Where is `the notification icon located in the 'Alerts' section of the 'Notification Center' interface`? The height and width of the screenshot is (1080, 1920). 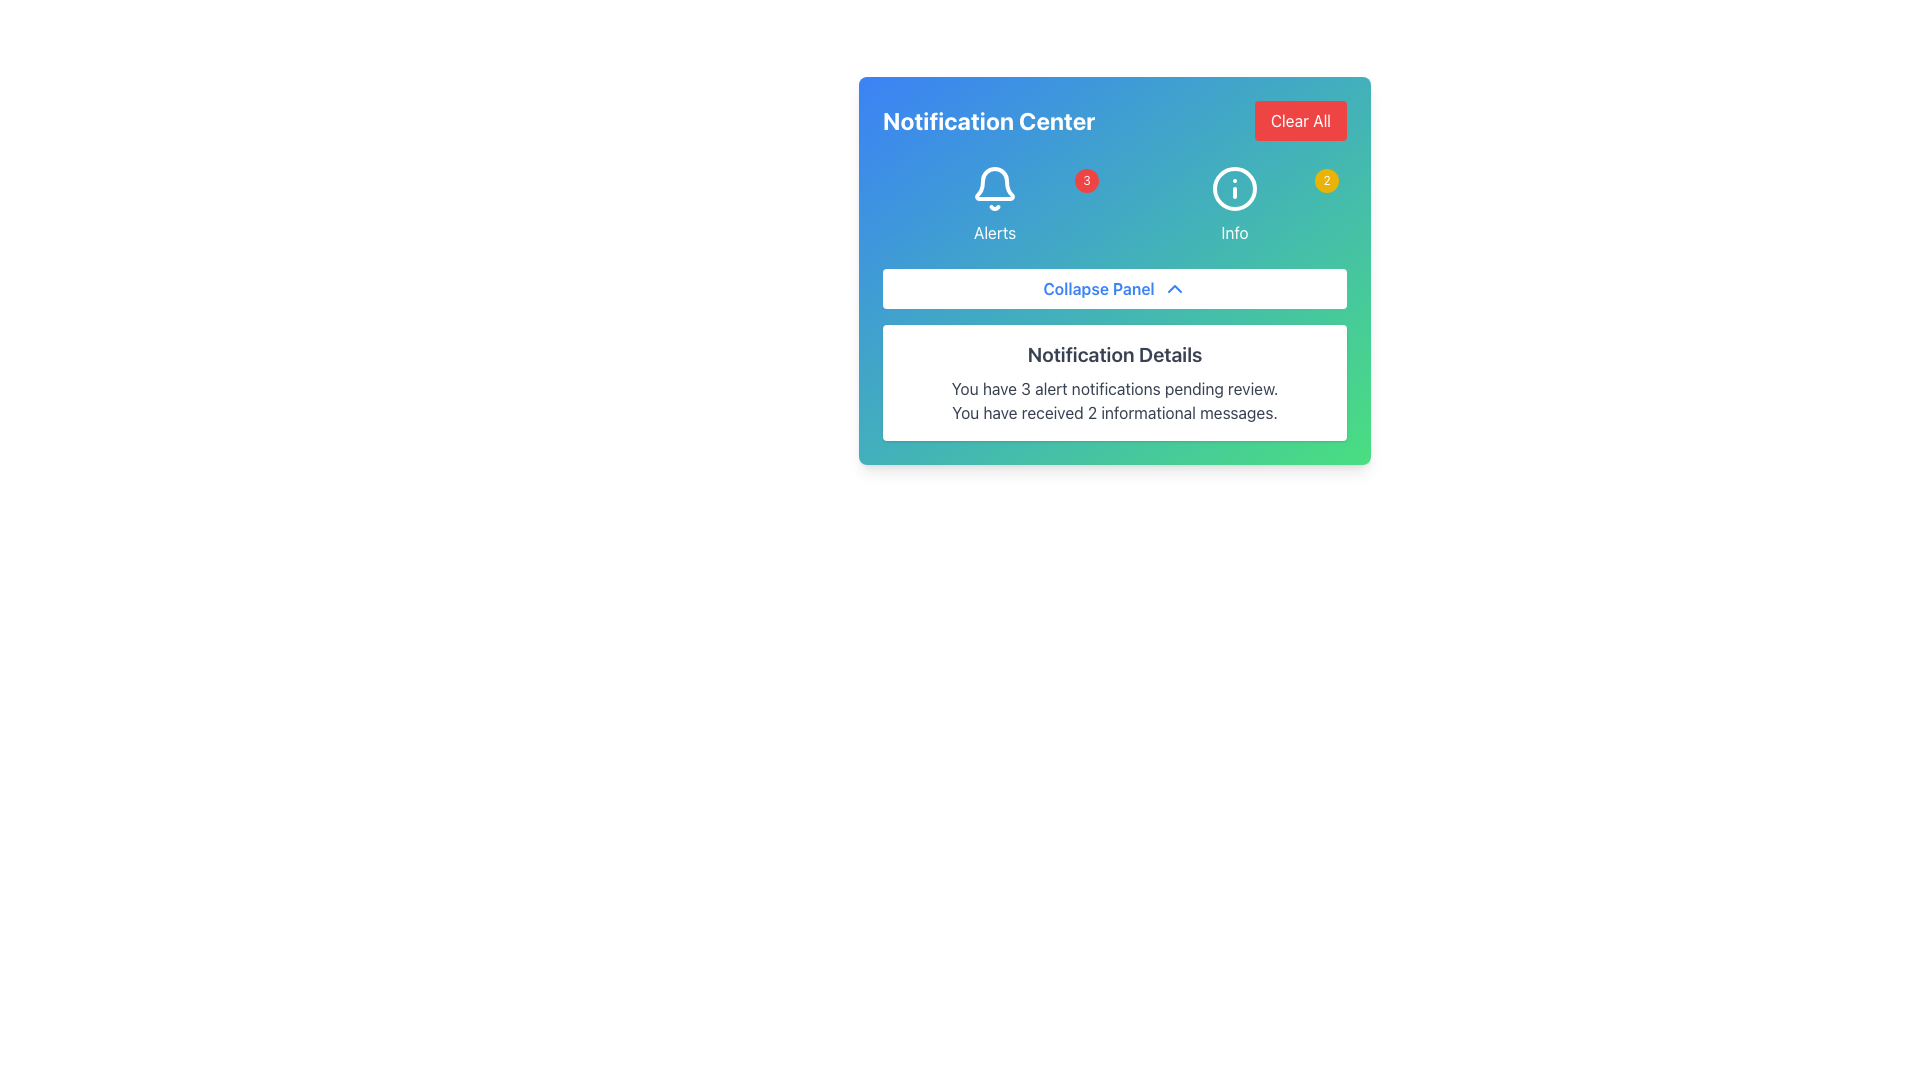 the notification icon located in the 'Alerts' section of the 'Notification Center' interface is located at coordinates (994, 189).